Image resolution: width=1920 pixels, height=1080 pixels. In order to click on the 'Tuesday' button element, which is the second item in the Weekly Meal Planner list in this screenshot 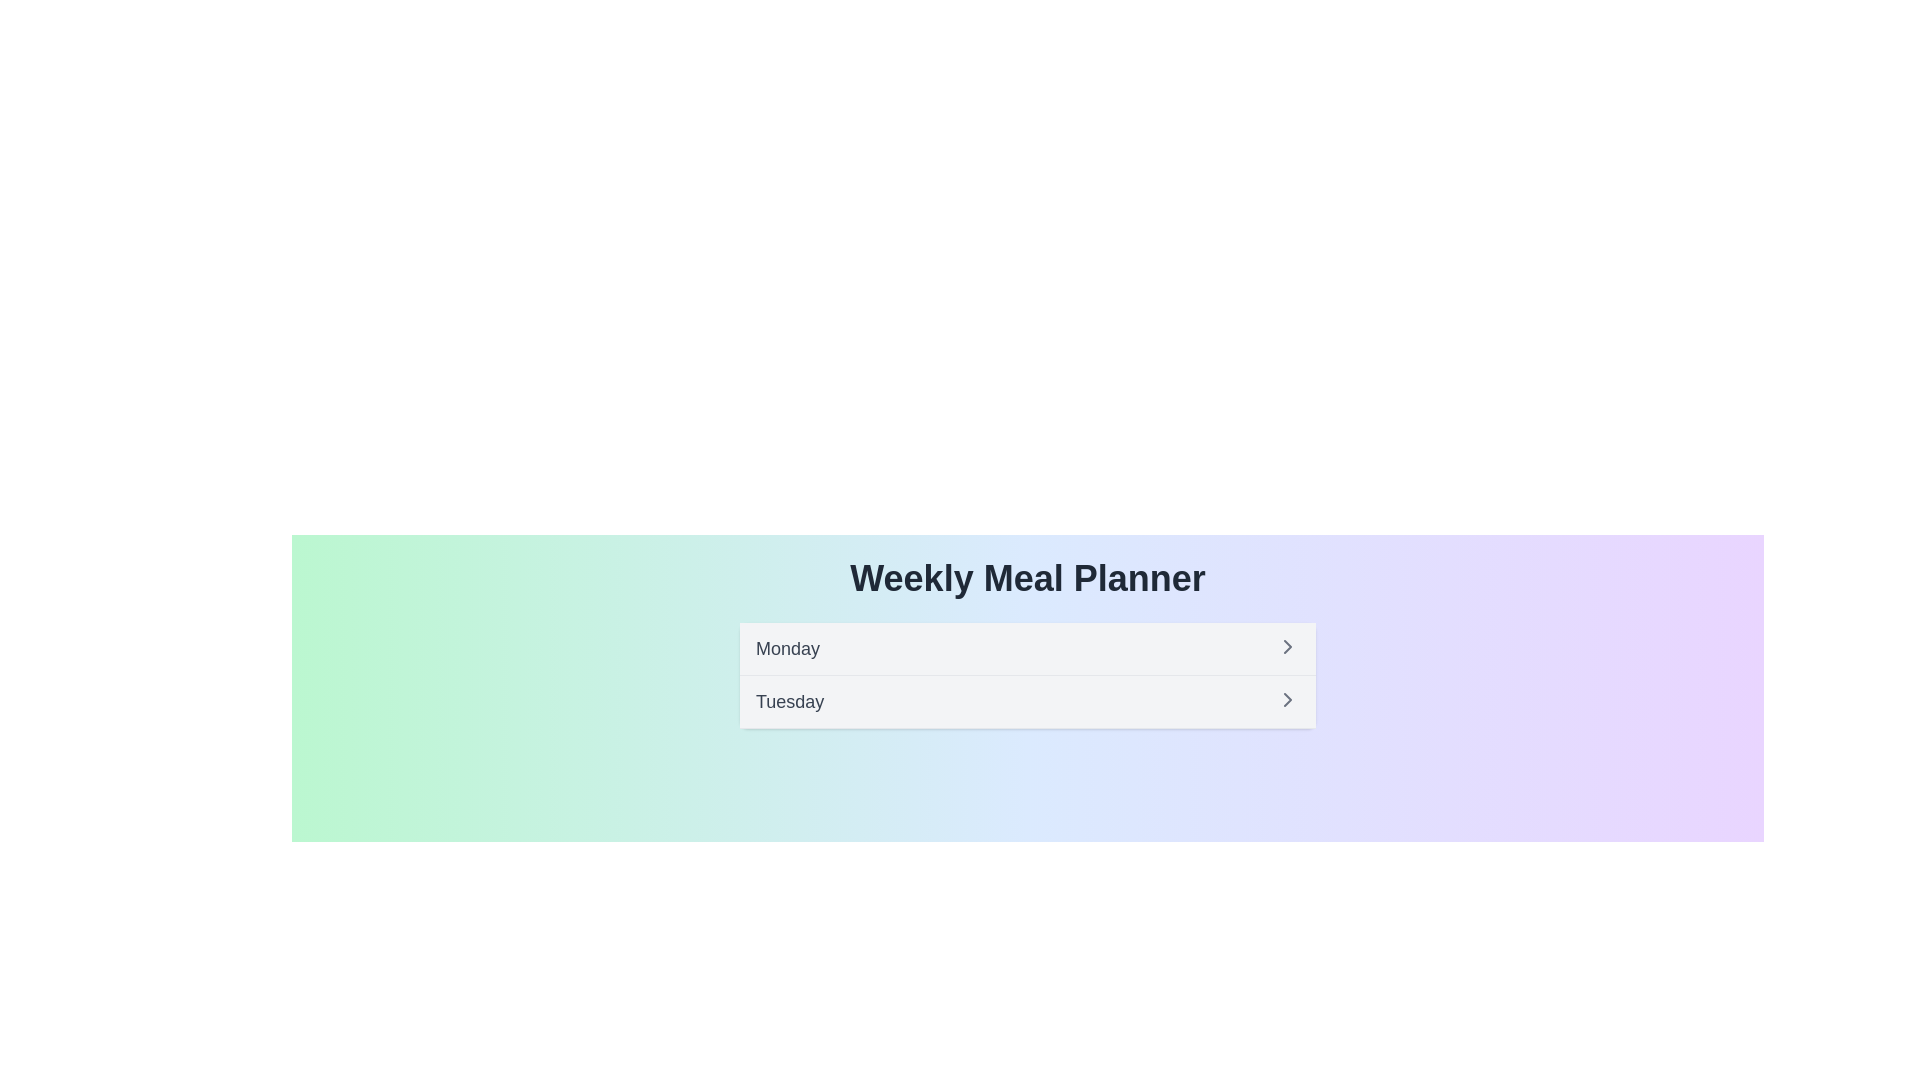, I will do `click(1027, 701)`.